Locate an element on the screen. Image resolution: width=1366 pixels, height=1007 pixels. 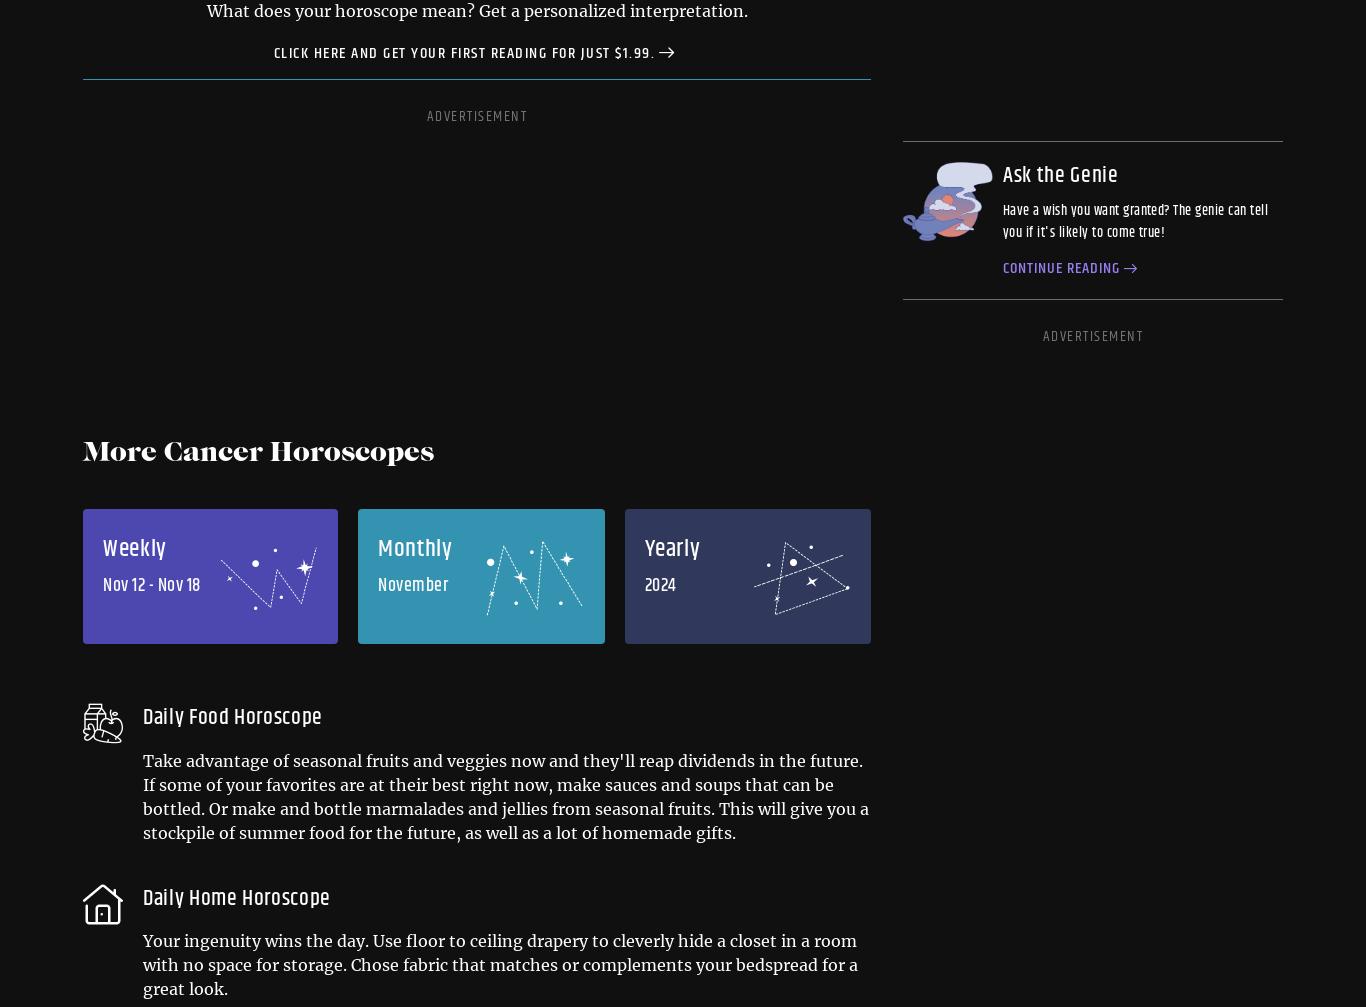
'Weekly' is located at coordinates (133, 548).